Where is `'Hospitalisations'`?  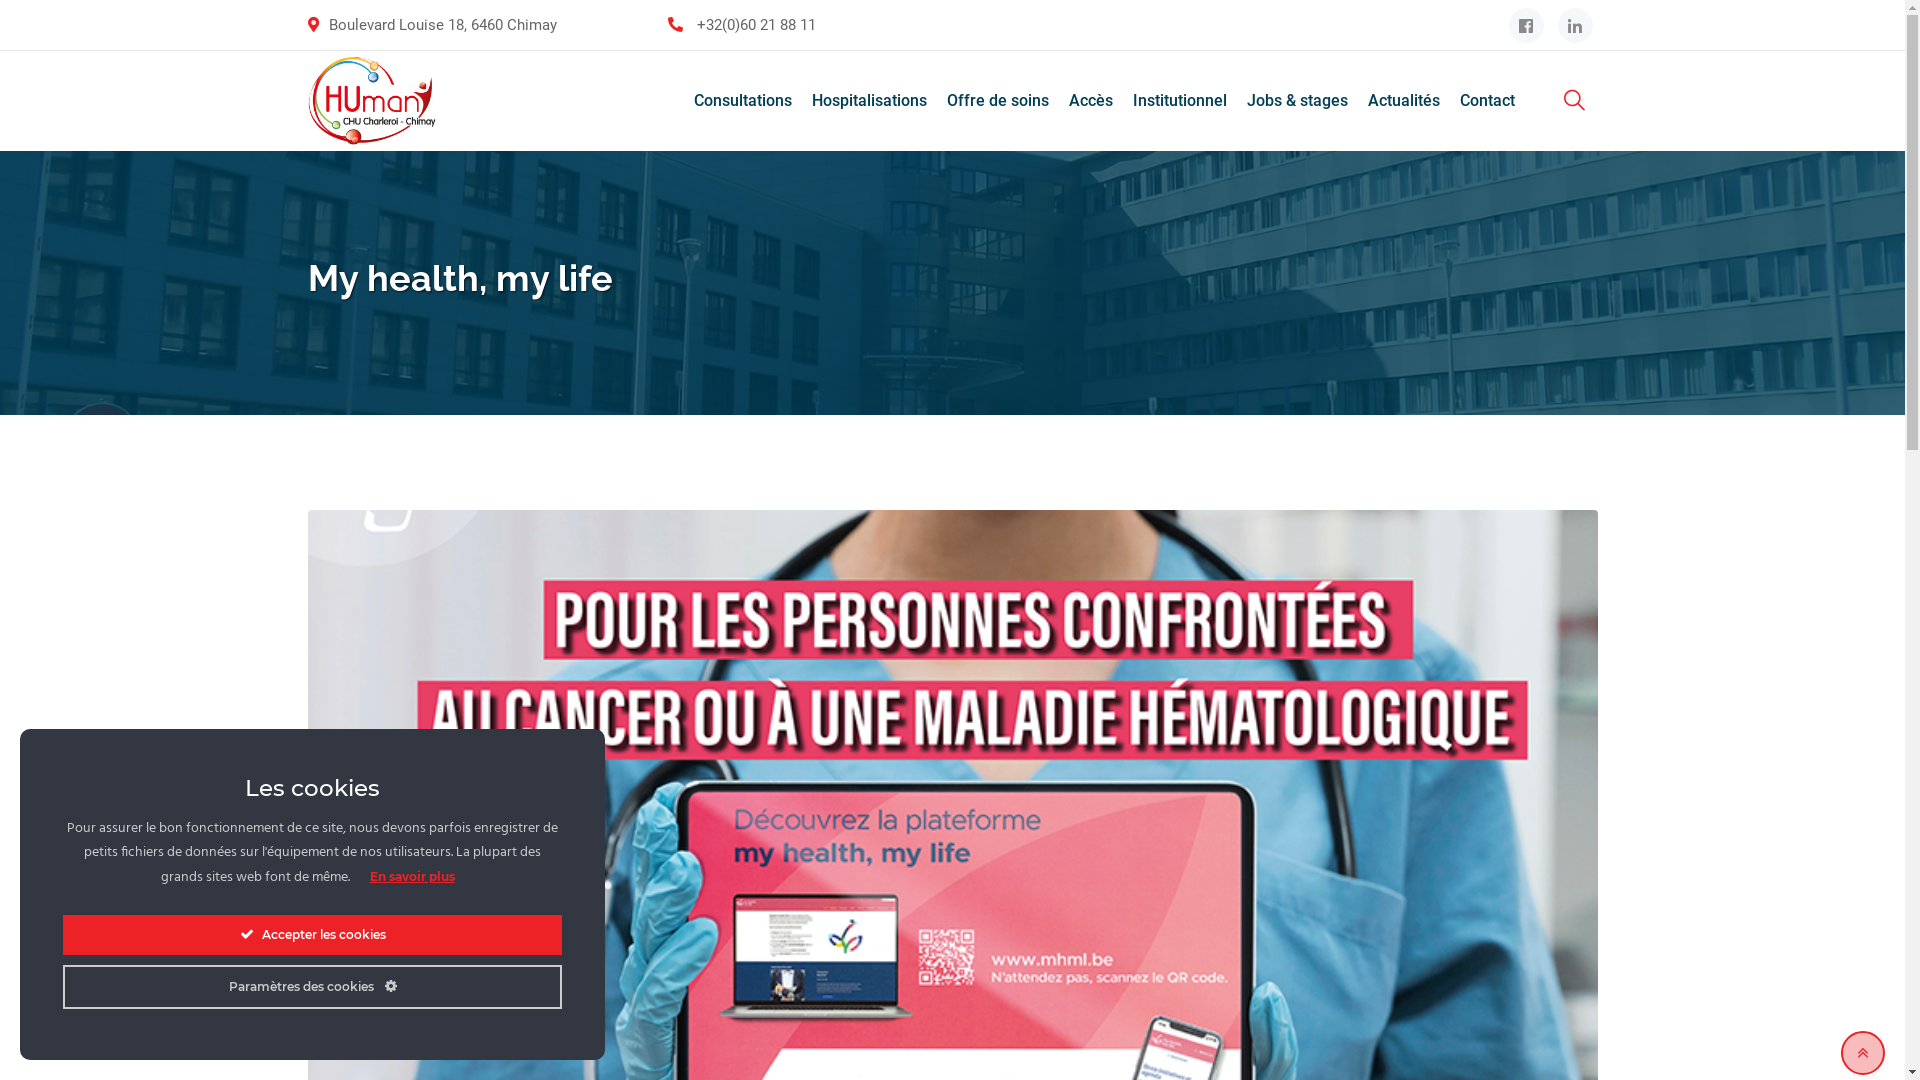
'Hospitalisations' is located at coordinates (869, 100).